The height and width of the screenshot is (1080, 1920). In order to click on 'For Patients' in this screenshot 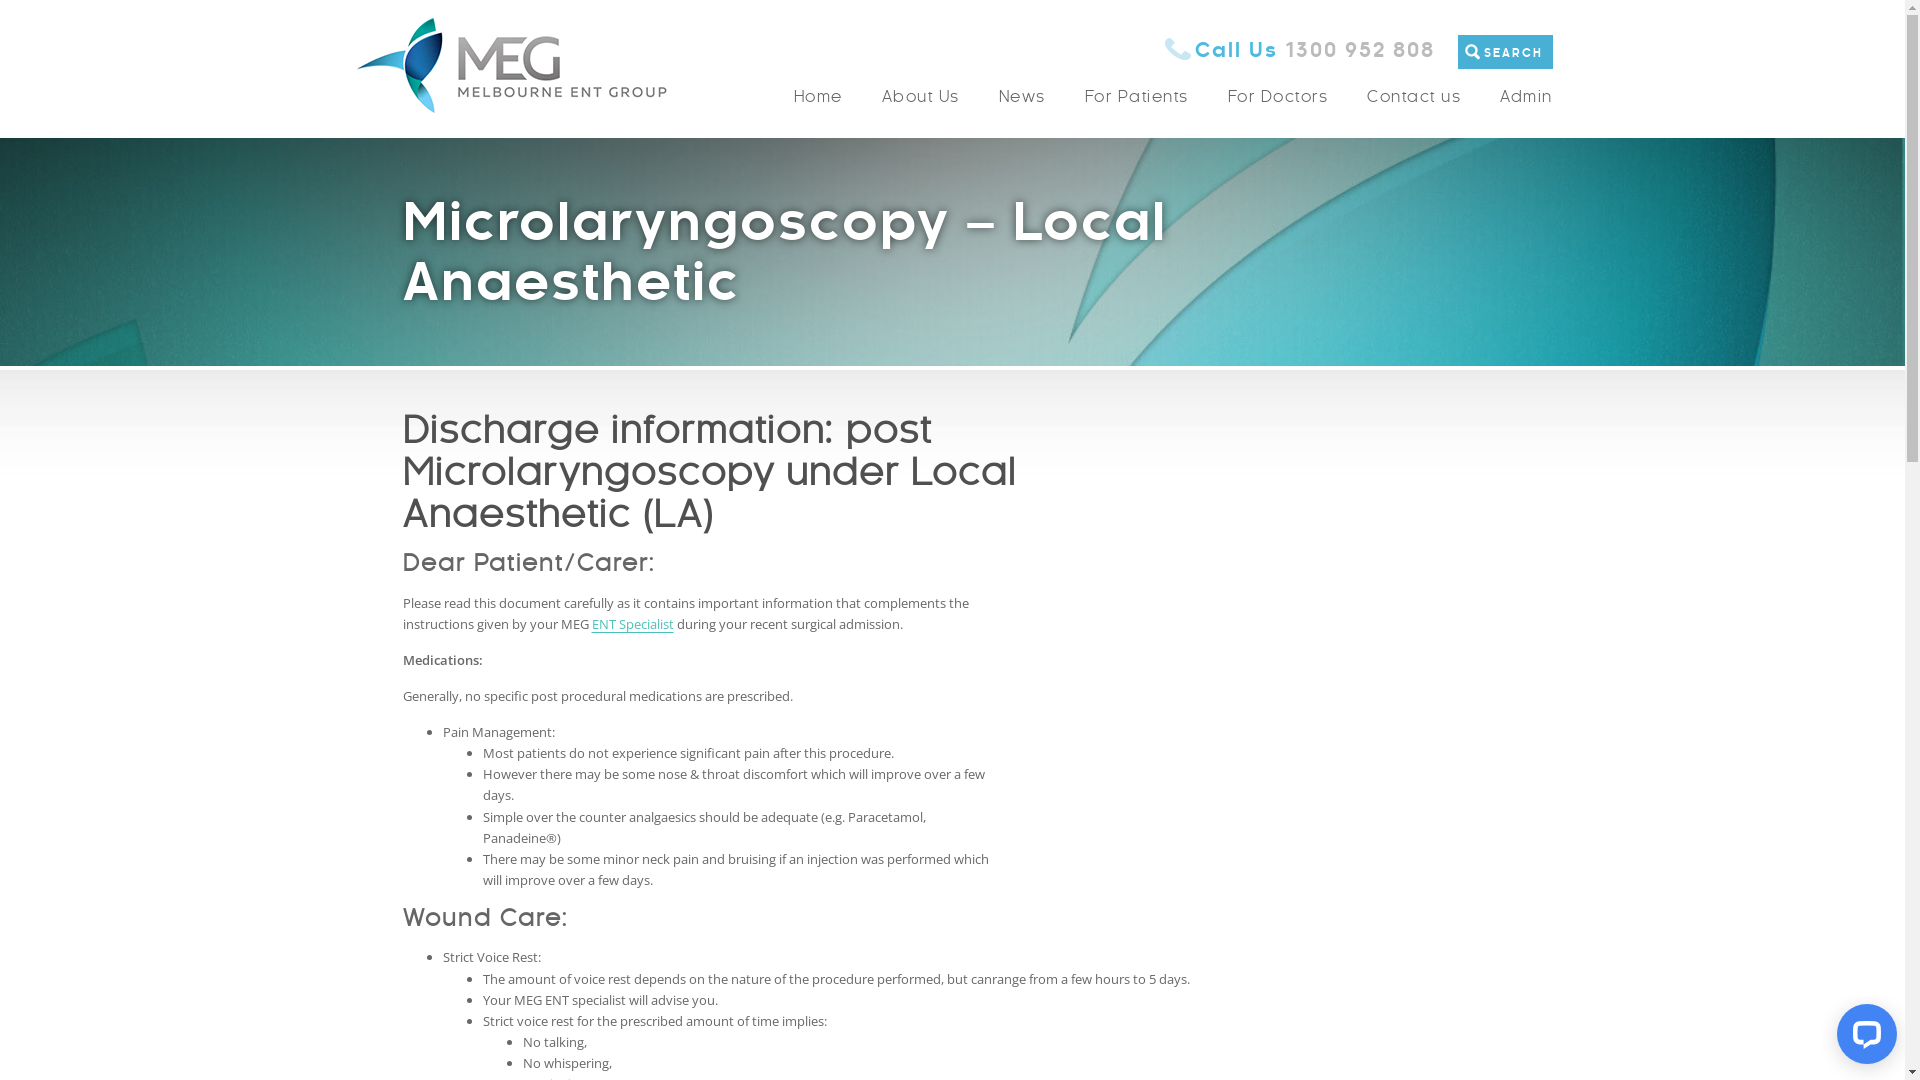, I will do `click(1064, 97)`.